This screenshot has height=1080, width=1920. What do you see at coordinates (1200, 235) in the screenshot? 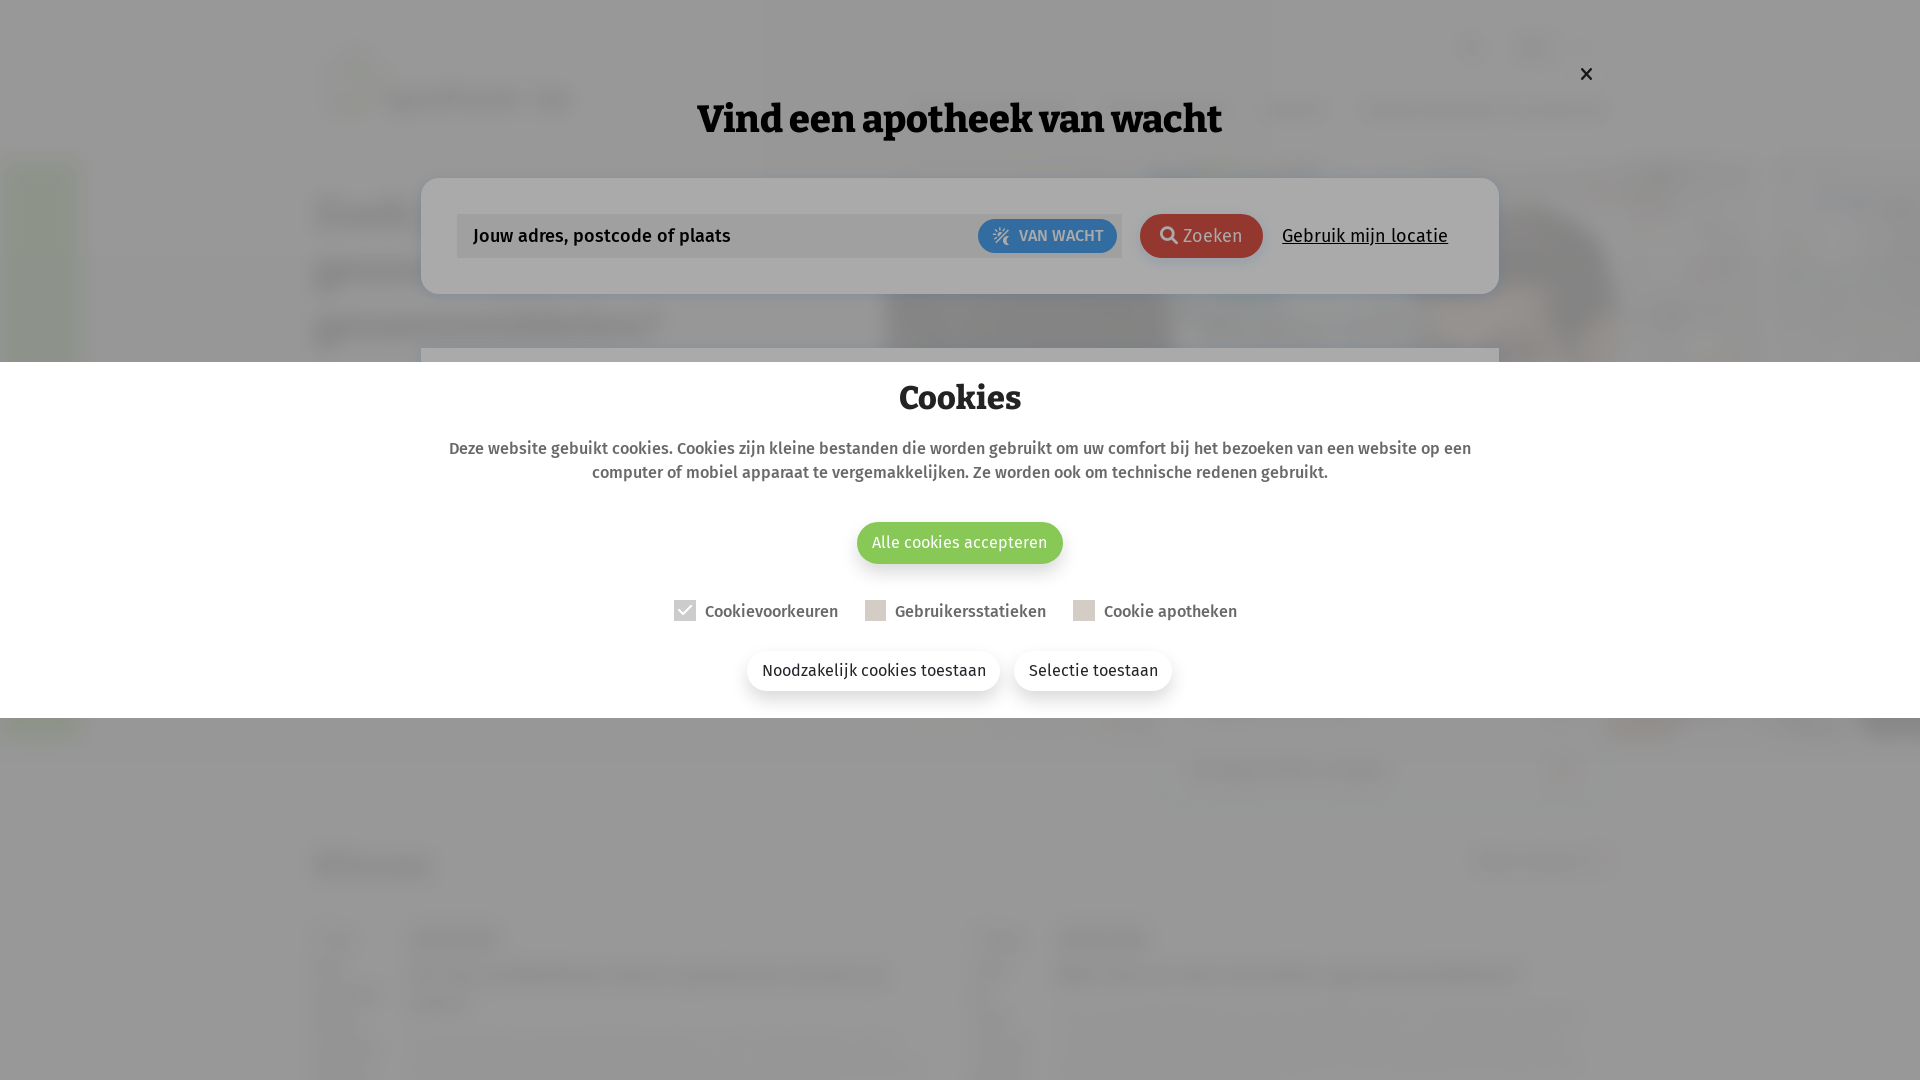
I see `'Zoeken'` at bounding box center [1200, 235].